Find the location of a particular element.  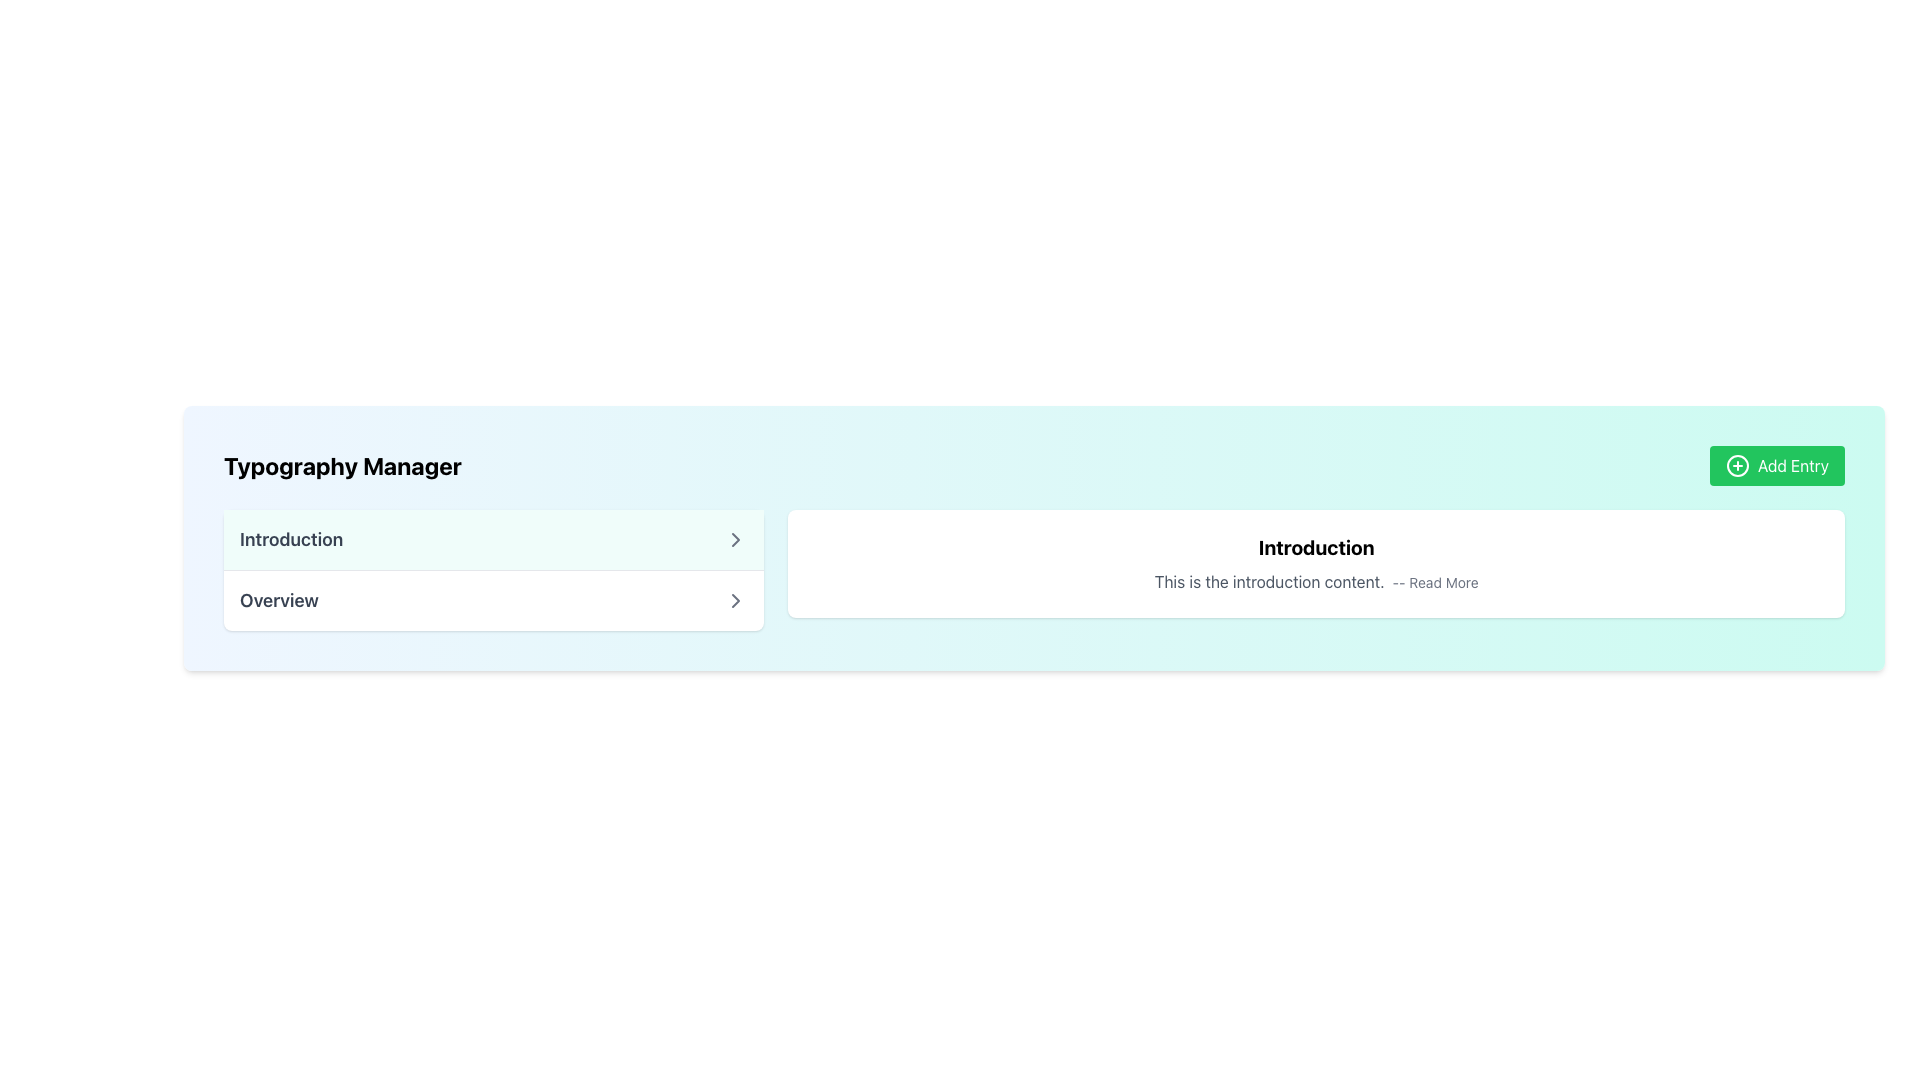

the second List Item under the 'Typography Manager' heading for keyboard navigation is located at coordinates (494, 600).